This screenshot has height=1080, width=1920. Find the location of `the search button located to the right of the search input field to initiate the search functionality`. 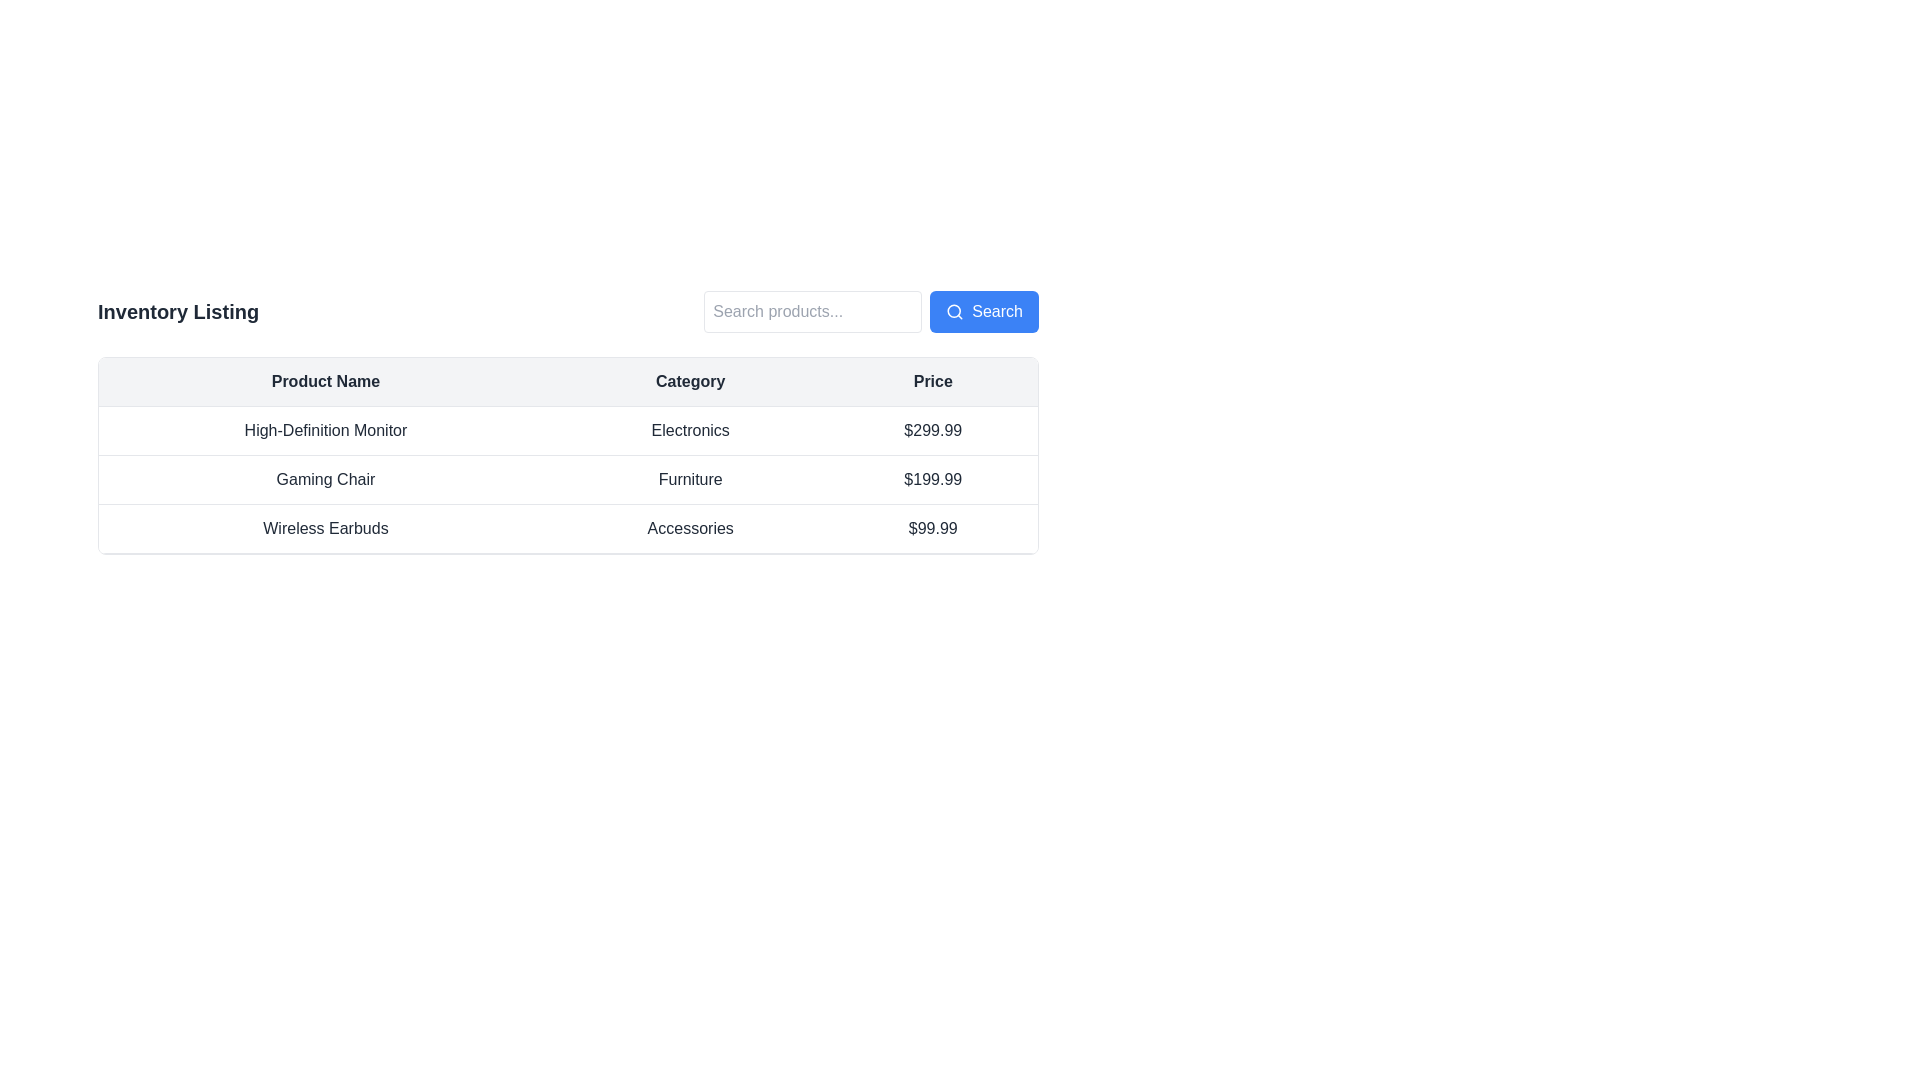

the search button located to the right of the search input field to initiate the search functionality is located at coordinates (984, 312).